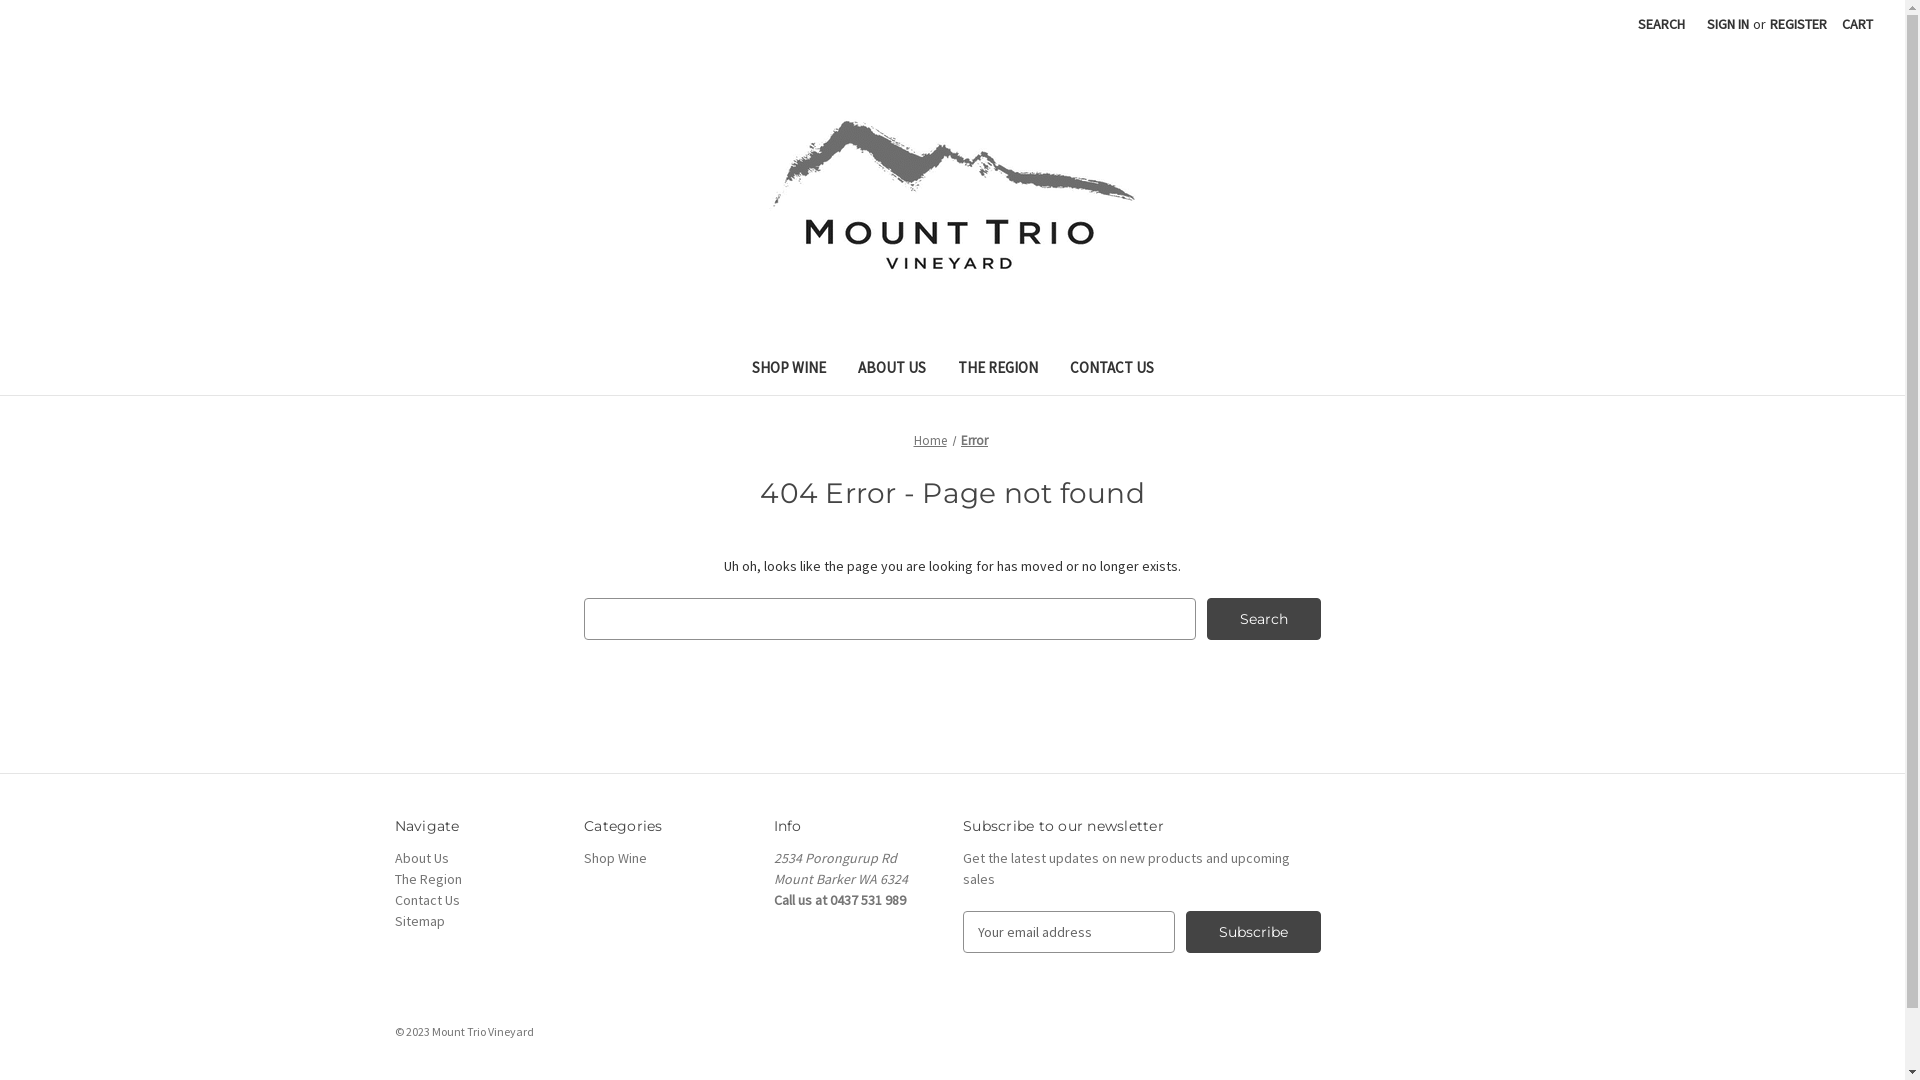  I want to click on 'Shop Wine', so click(614, 856).